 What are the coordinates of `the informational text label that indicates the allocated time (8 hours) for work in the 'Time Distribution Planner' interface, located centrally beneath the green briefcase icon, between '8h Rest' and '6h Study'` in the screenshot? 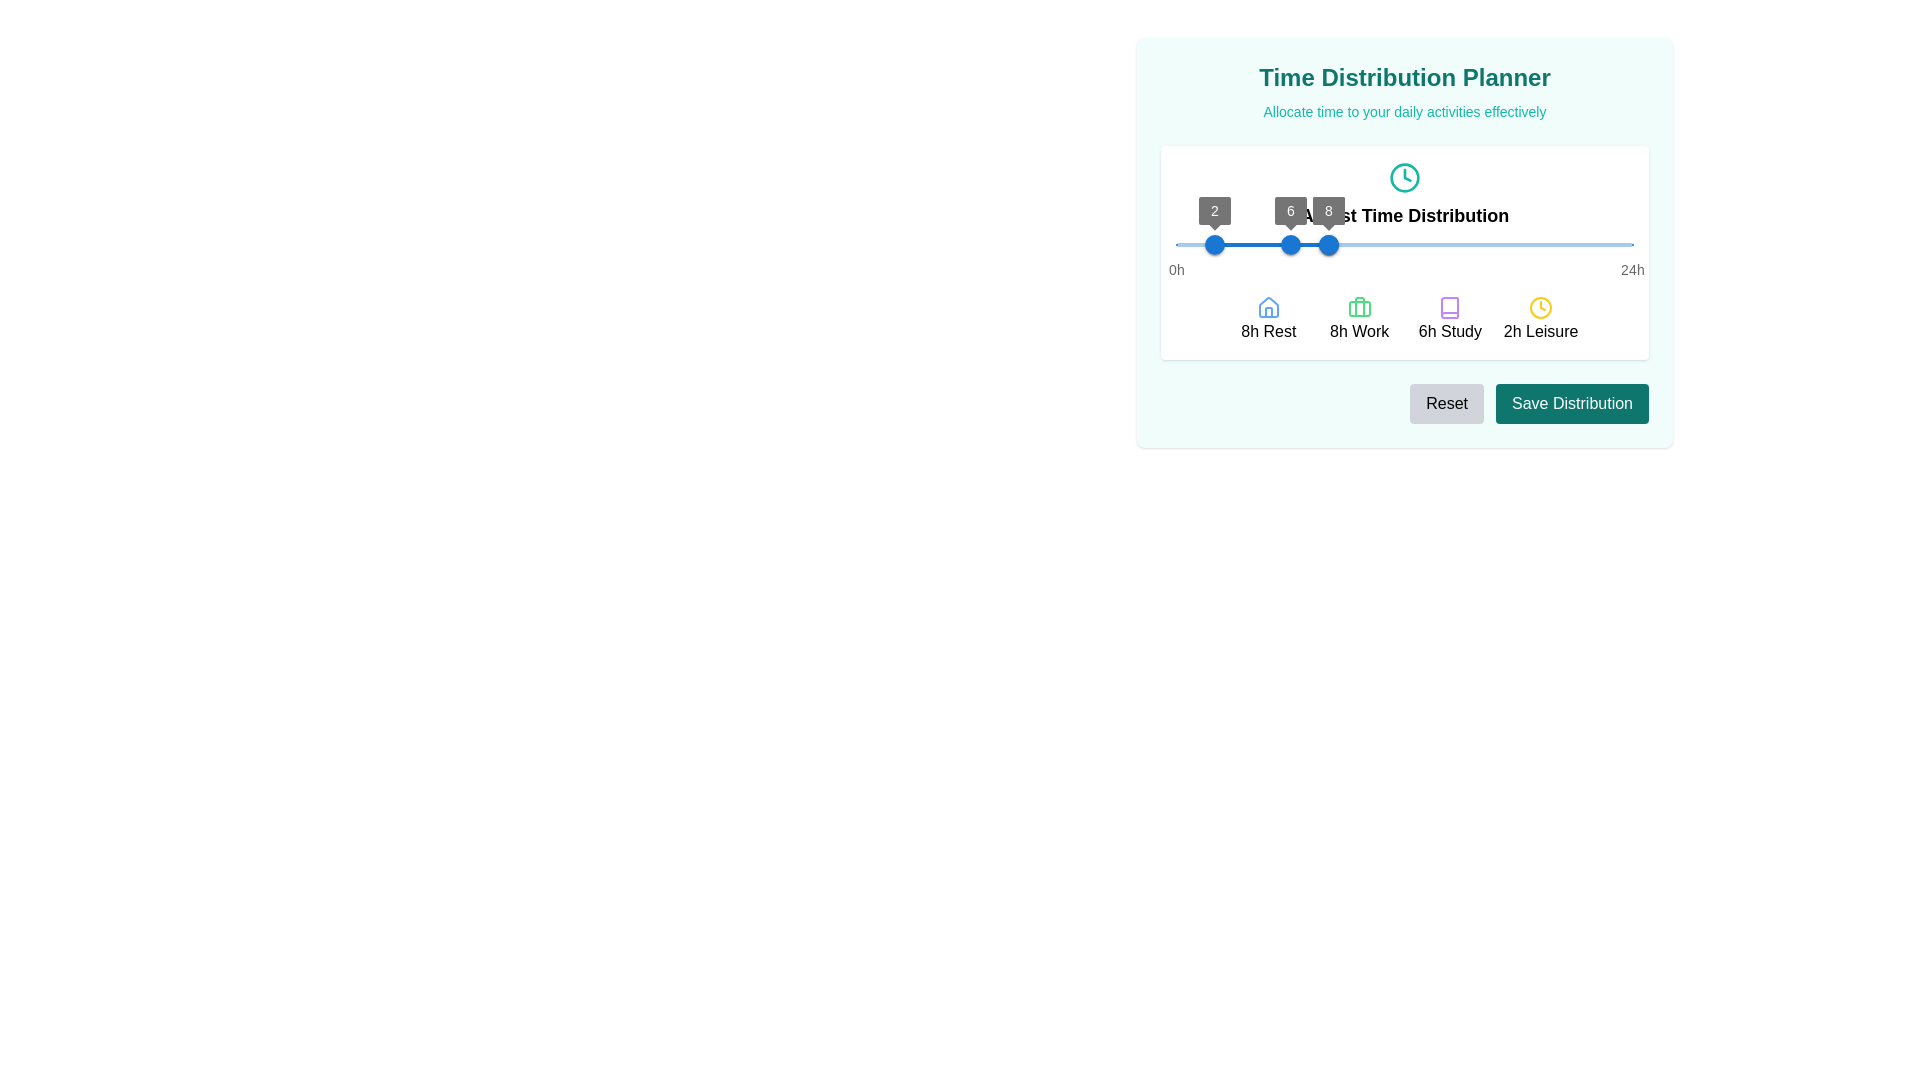 It's located at (1359, 330).